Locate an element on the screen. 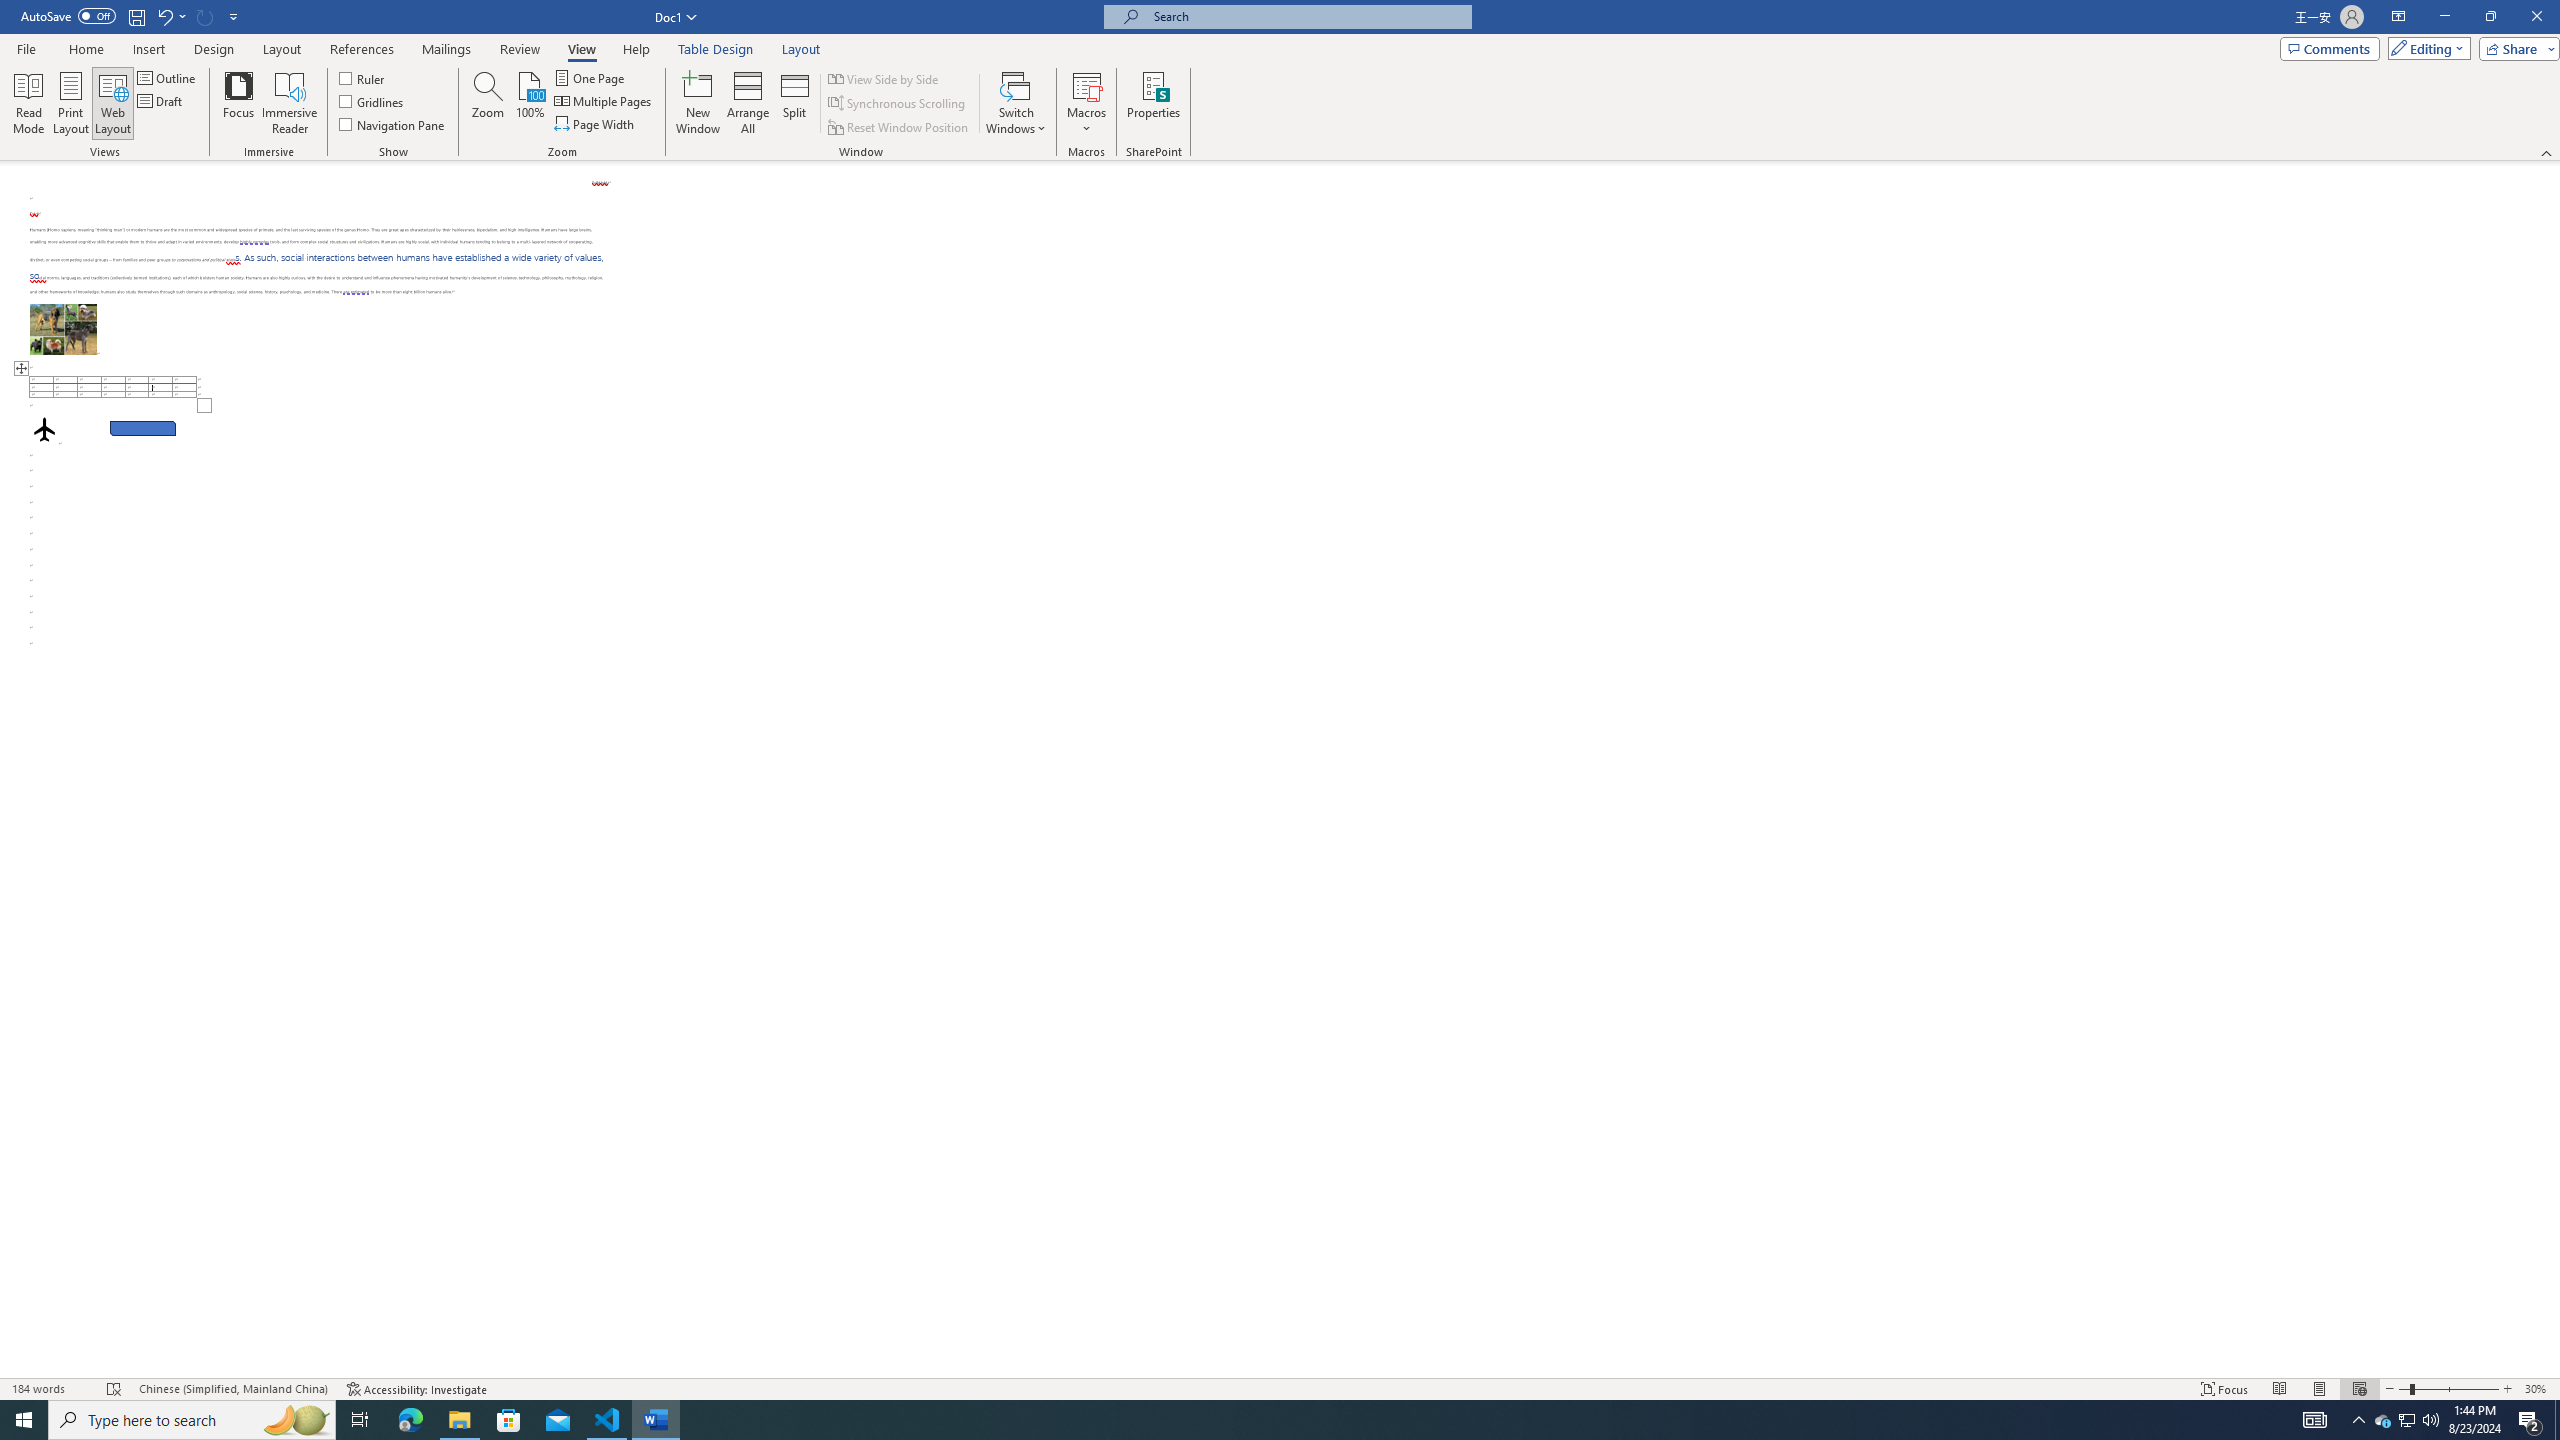  'Restore Down' is located at coordinates (2490, 16).